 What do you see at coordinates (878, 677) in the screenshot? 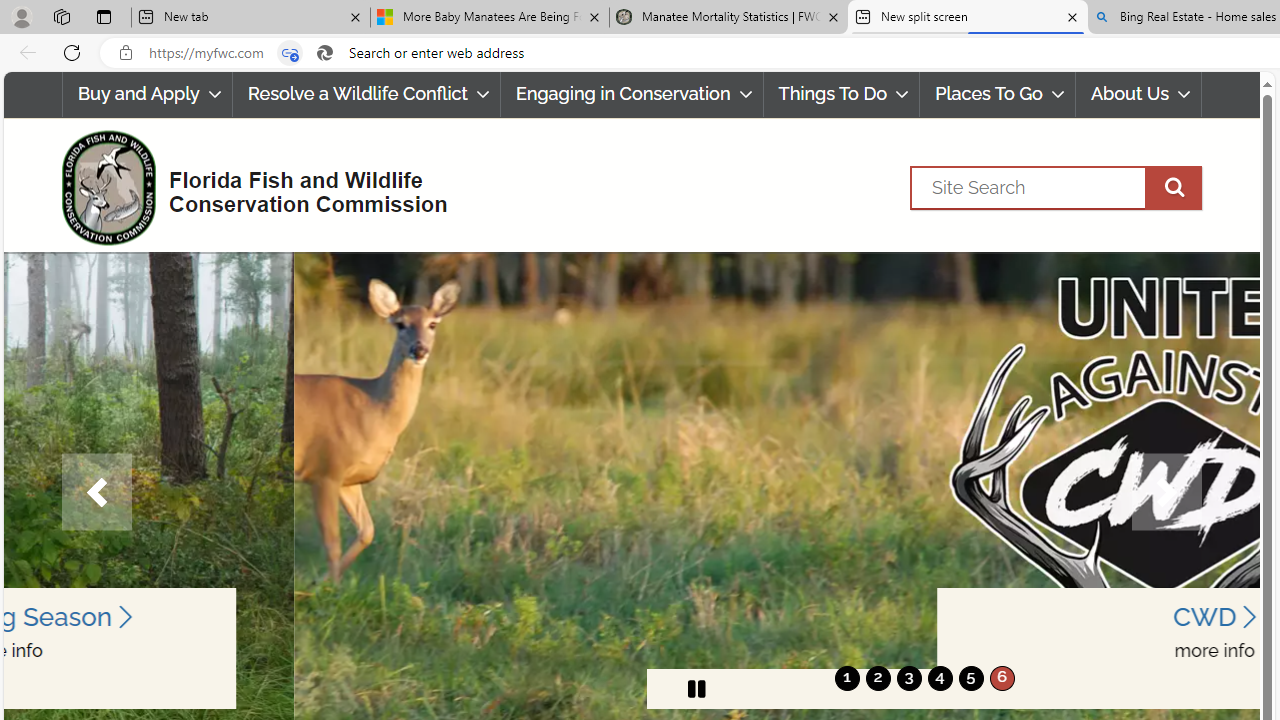
I see `'2'` at bounding box center [878, 677].